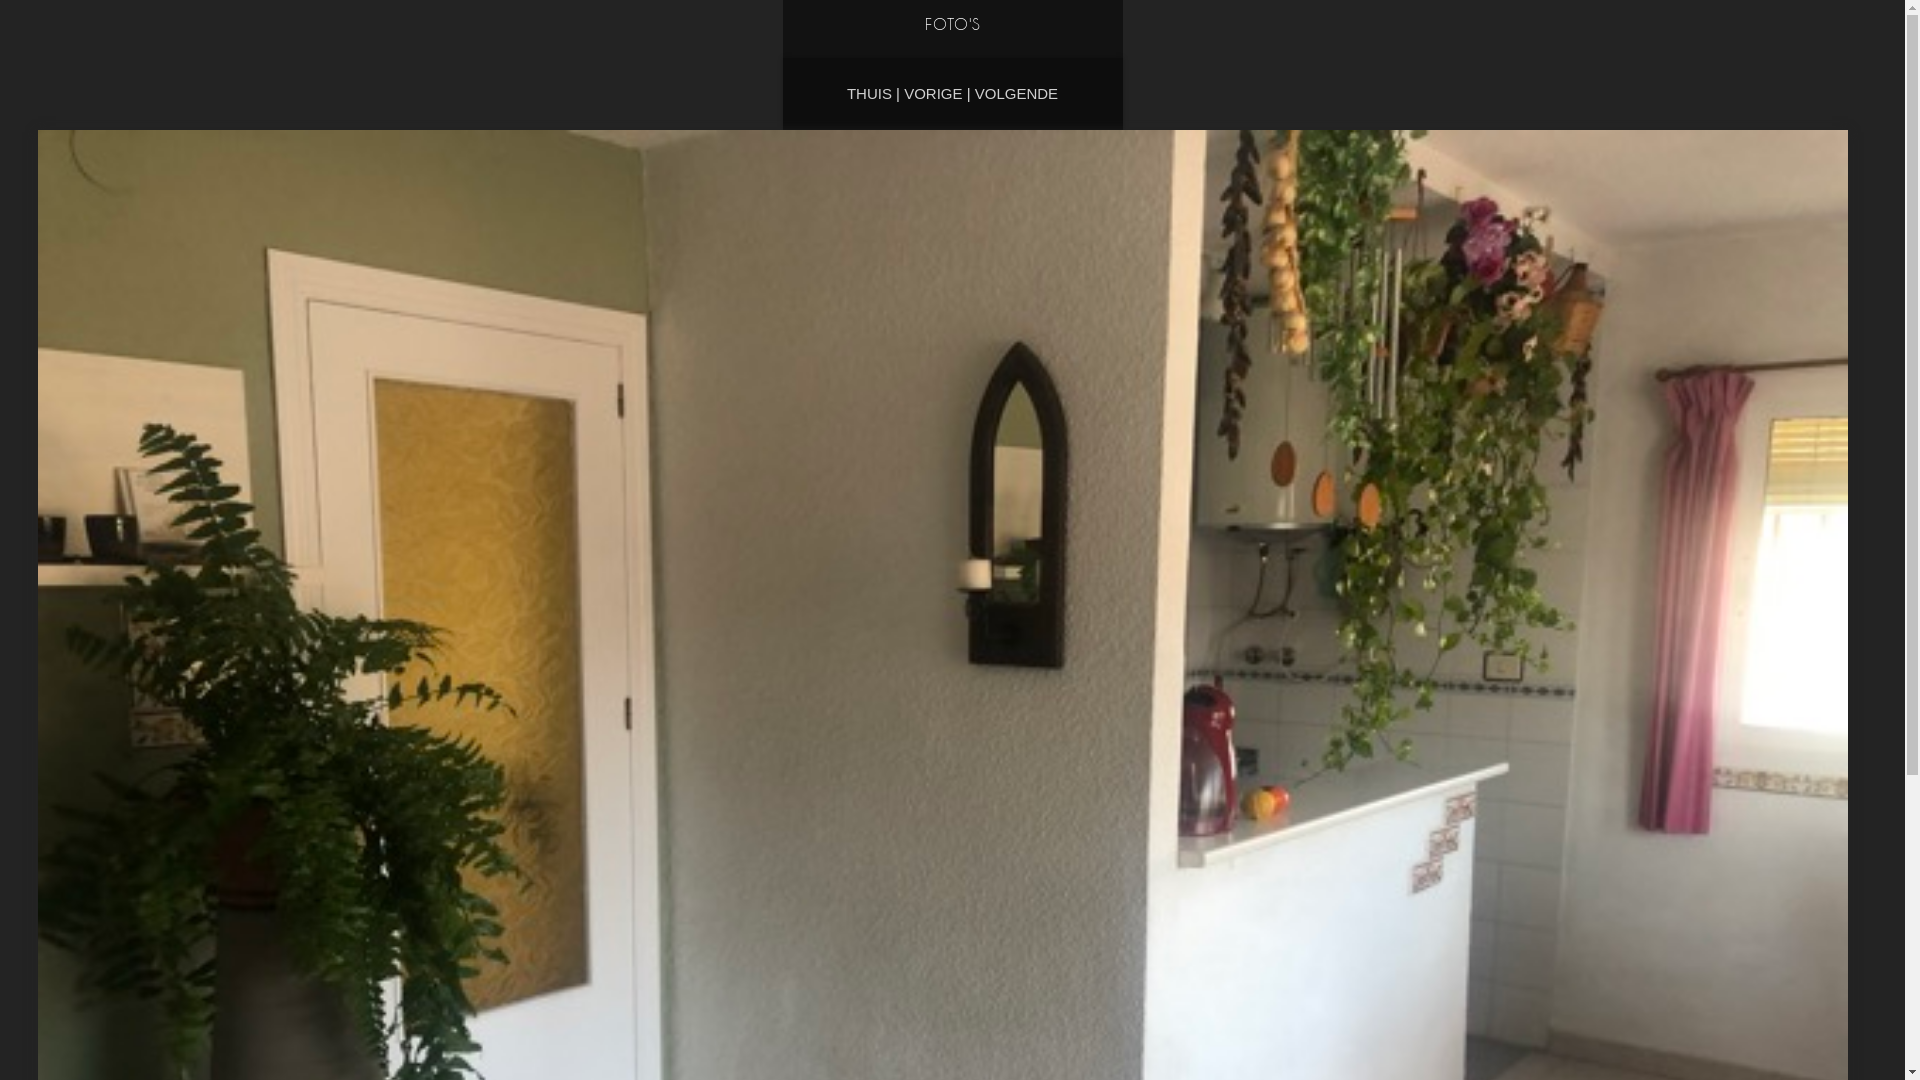 The height and width of the screenshot is (1080, 1920). What do you see at coordinates (869, 93) in the screenshot?
I see `'THUIS'` at bounding box center [869, 93].